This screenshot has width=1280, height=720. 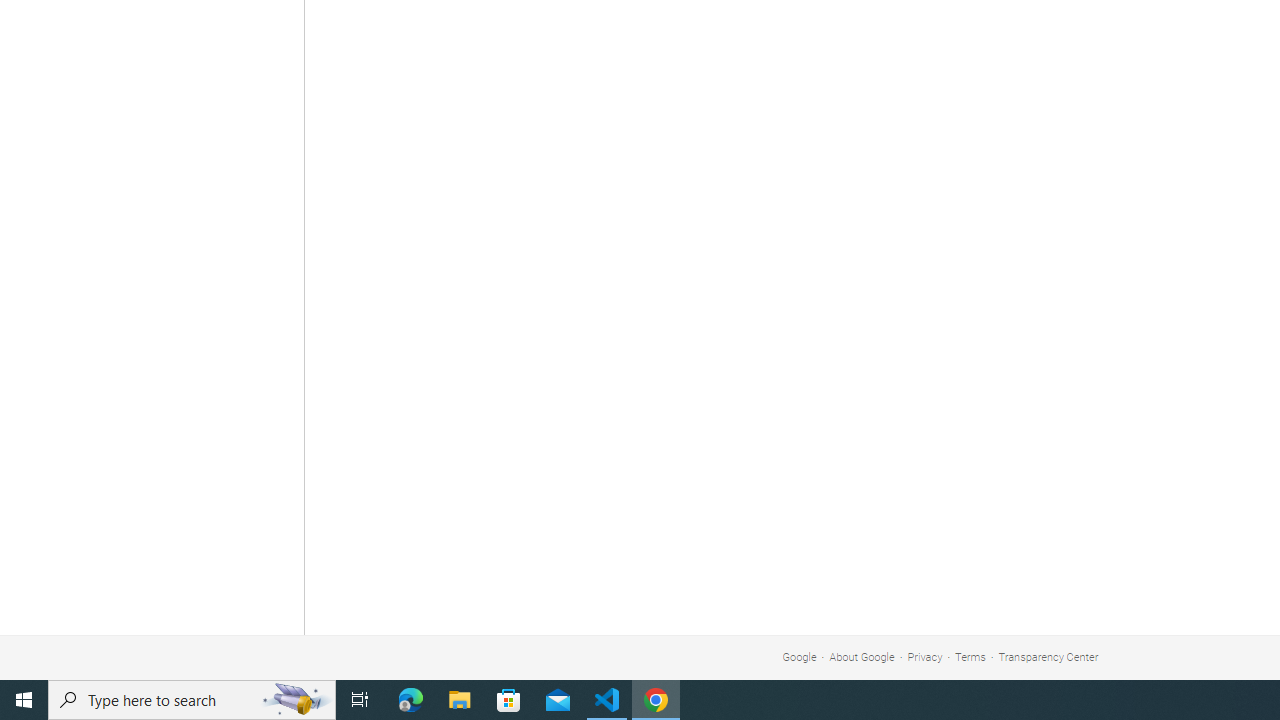 I want to click on 'Privacy', so click(x=924, y=657).